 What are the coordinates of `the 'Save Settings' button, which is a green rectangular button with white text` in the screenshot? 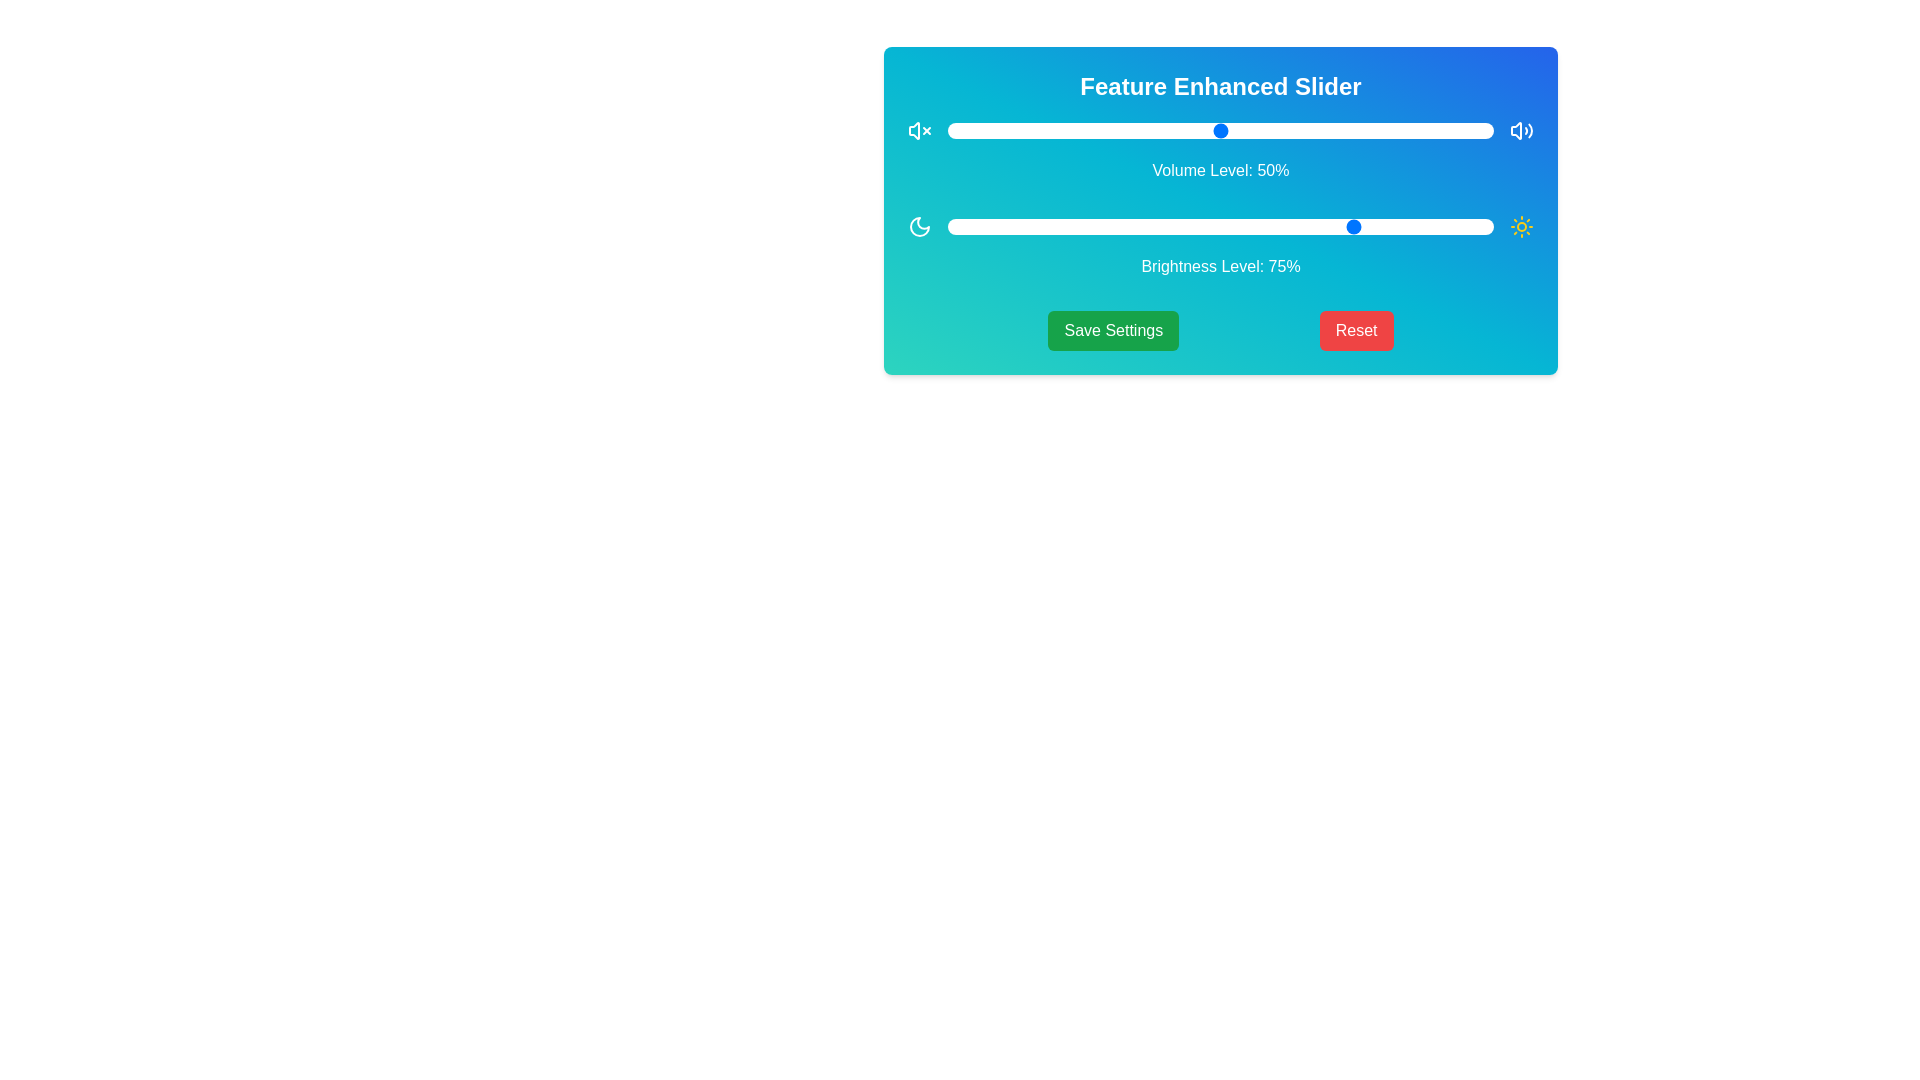 It's located at (1112, 330).